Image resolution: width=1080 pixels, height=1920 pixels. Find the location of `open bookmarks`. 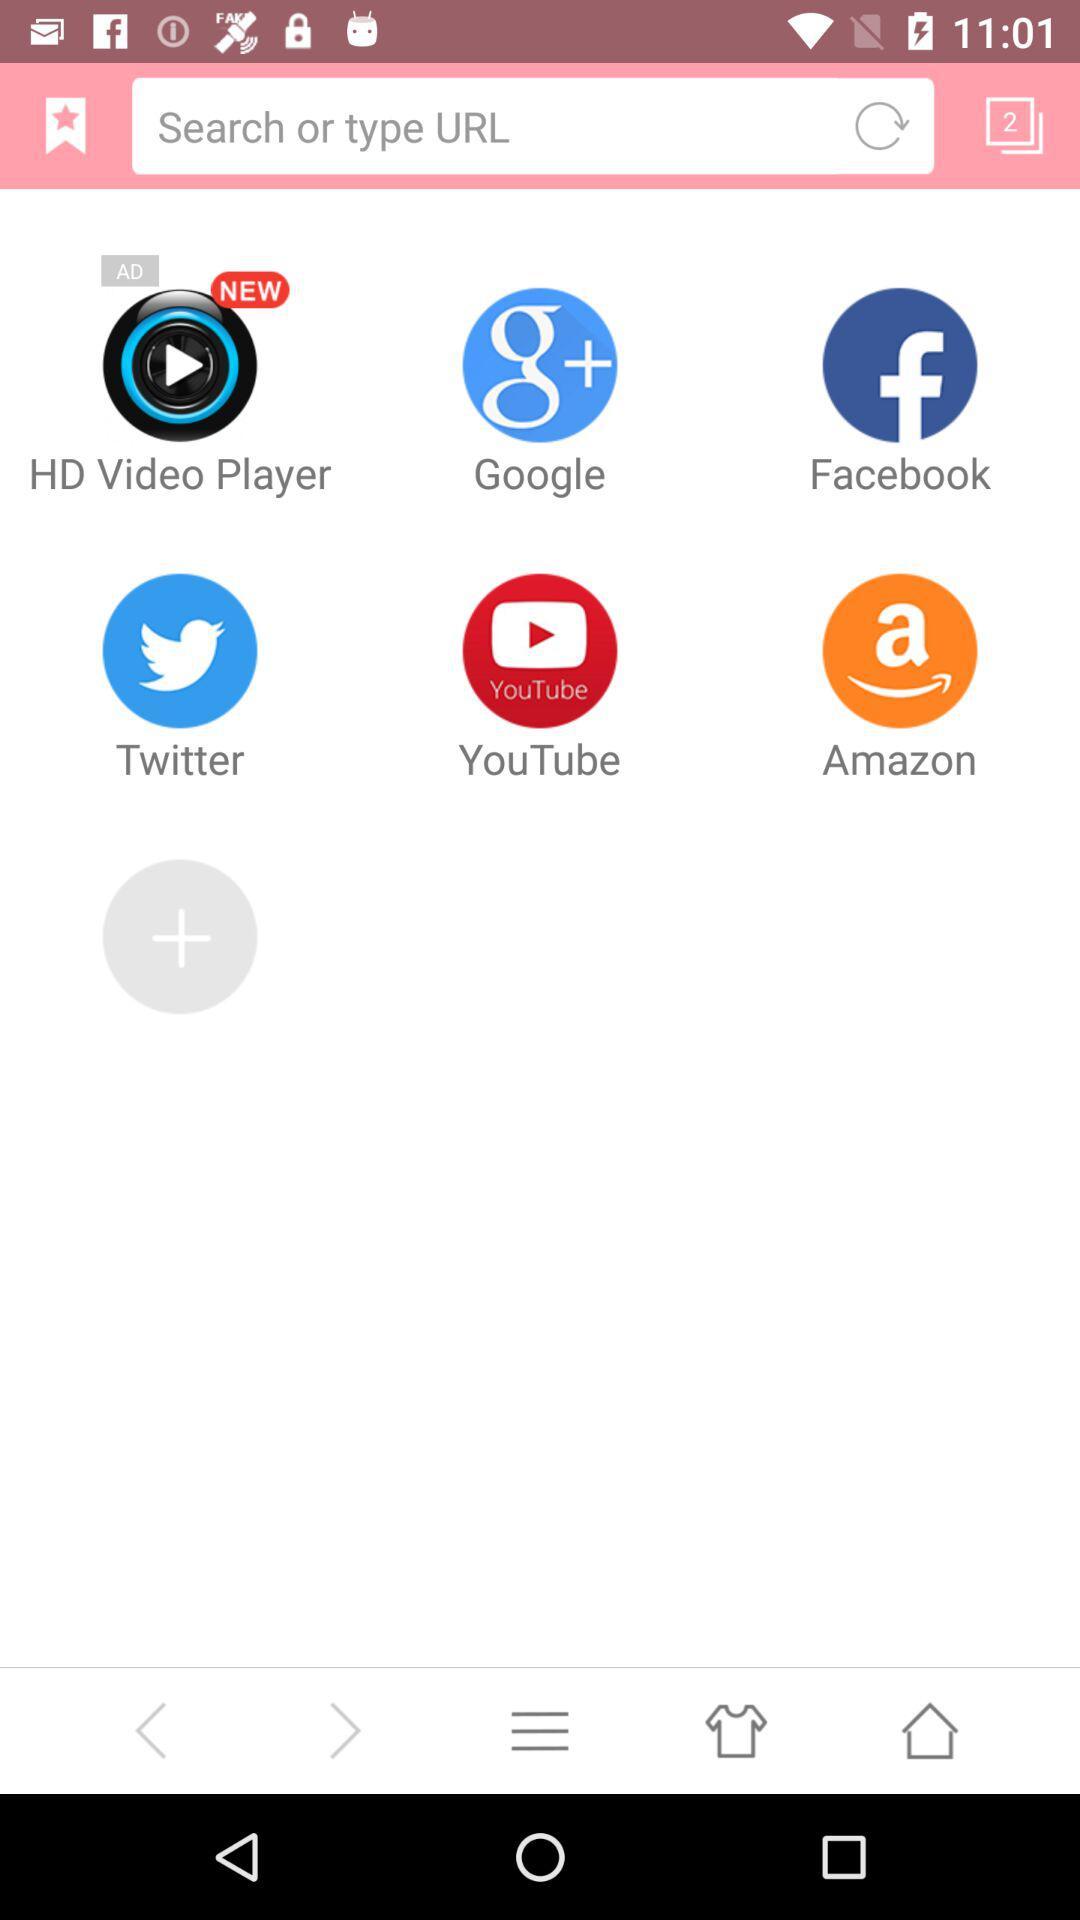

open bookmarks is located at coordinates (64, 124).